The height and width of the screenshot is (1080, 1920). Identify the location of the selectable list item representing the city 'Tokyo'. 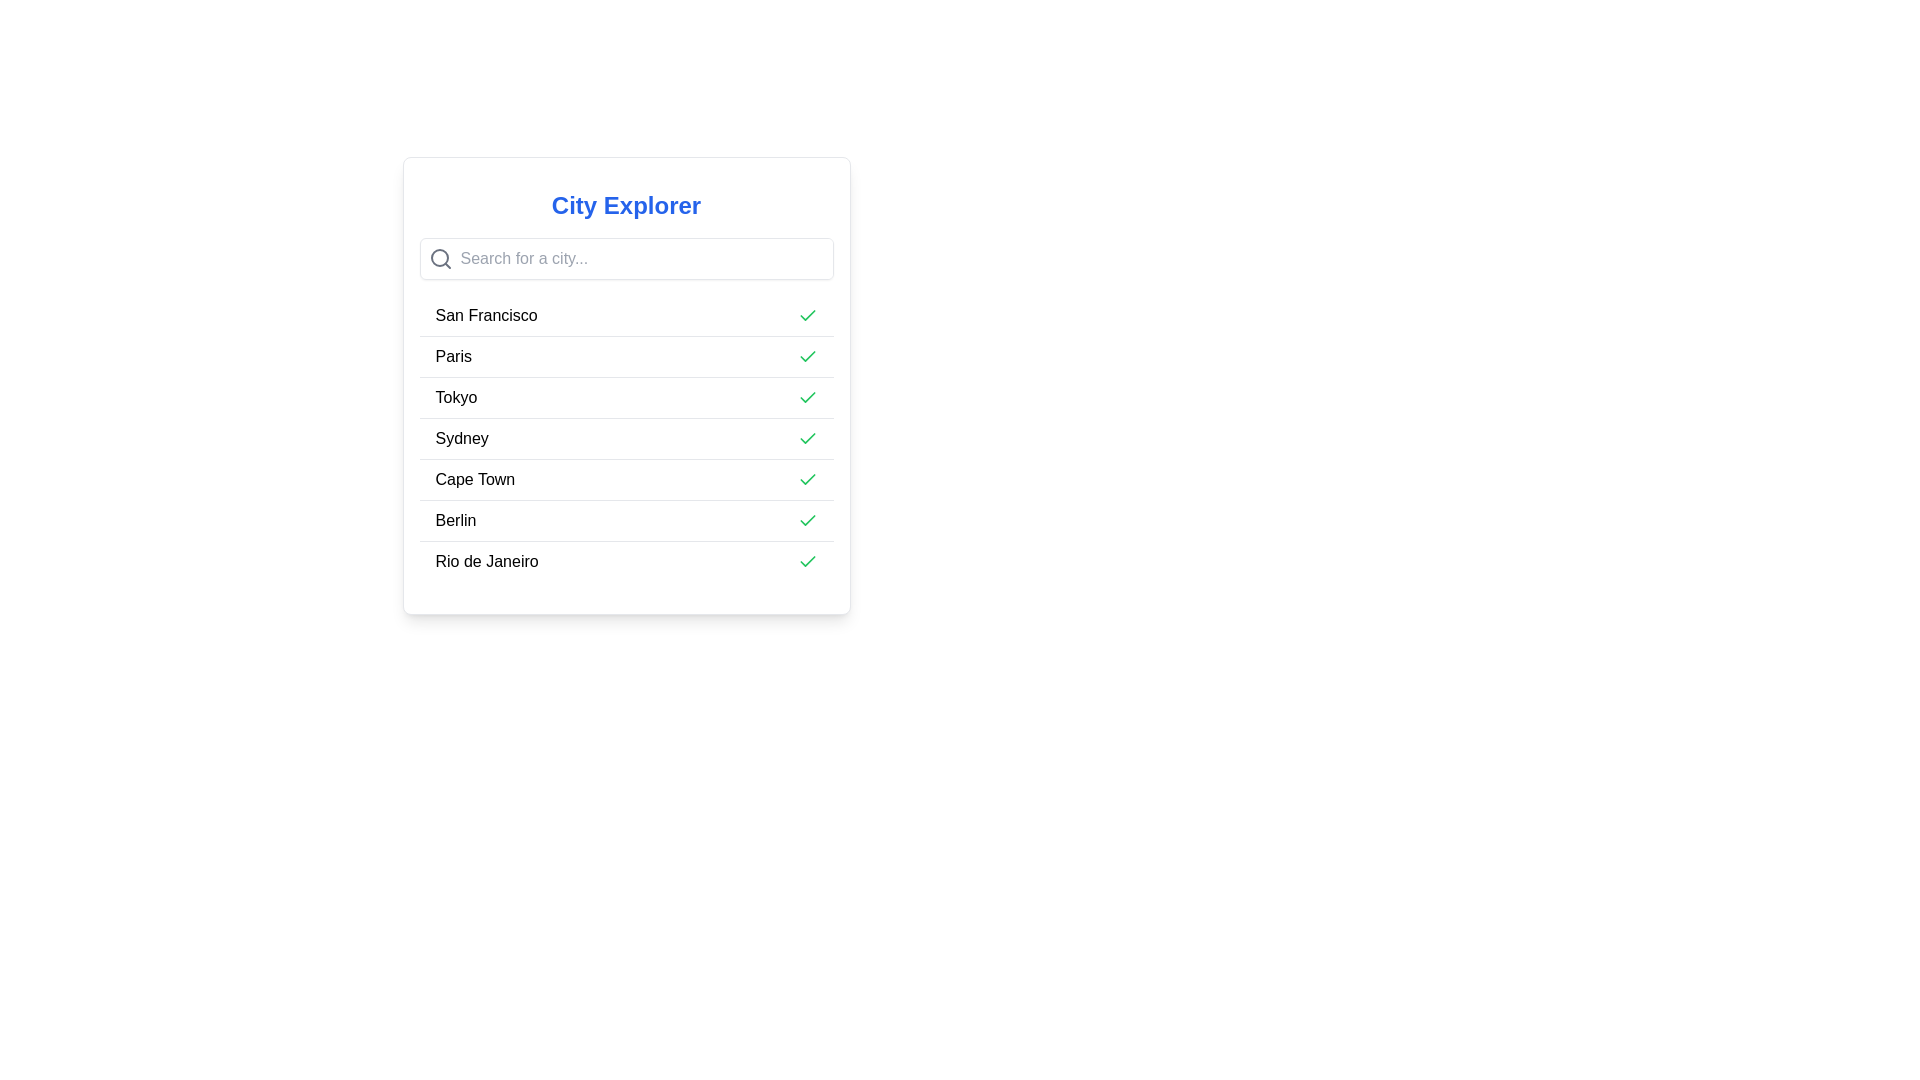
(455, 397).